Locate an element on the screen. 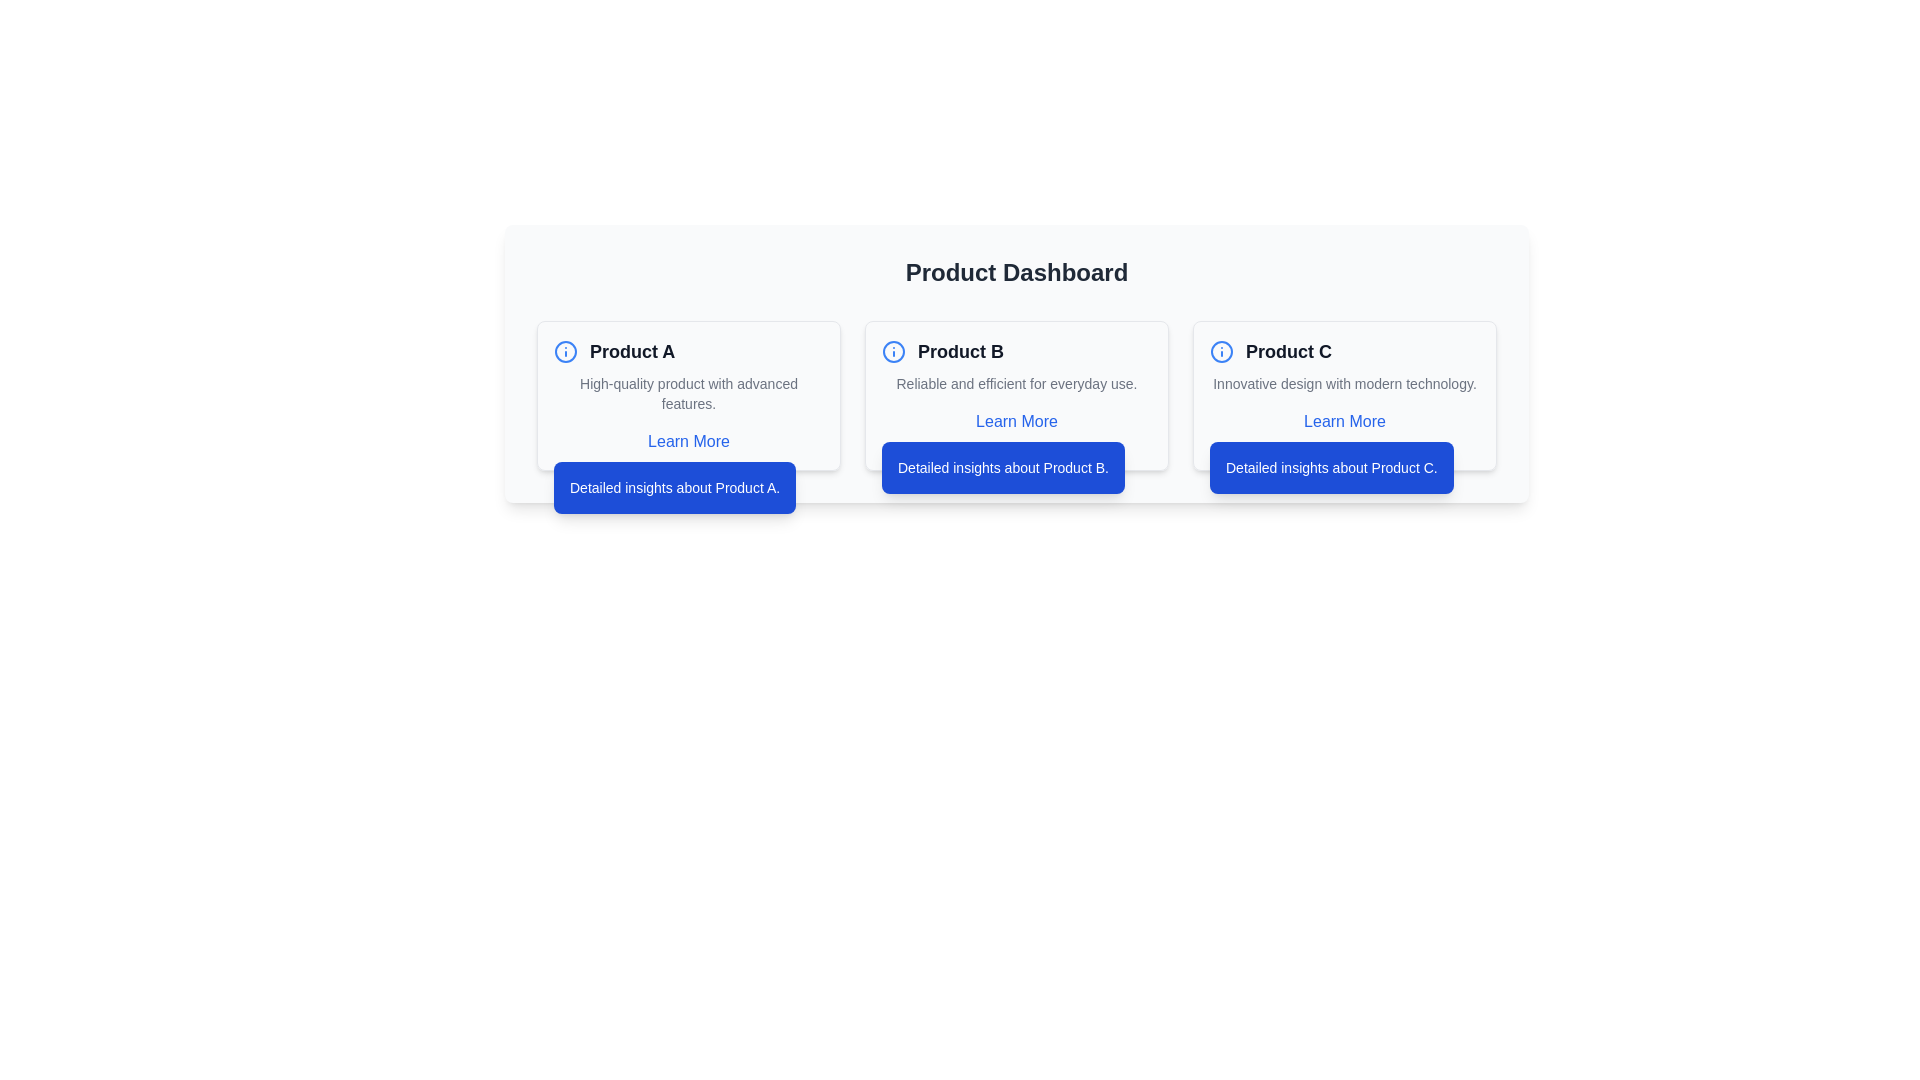  the first card in the horizontally laid-out list, which has a white background and shadow is located at coordinates (689, 396).